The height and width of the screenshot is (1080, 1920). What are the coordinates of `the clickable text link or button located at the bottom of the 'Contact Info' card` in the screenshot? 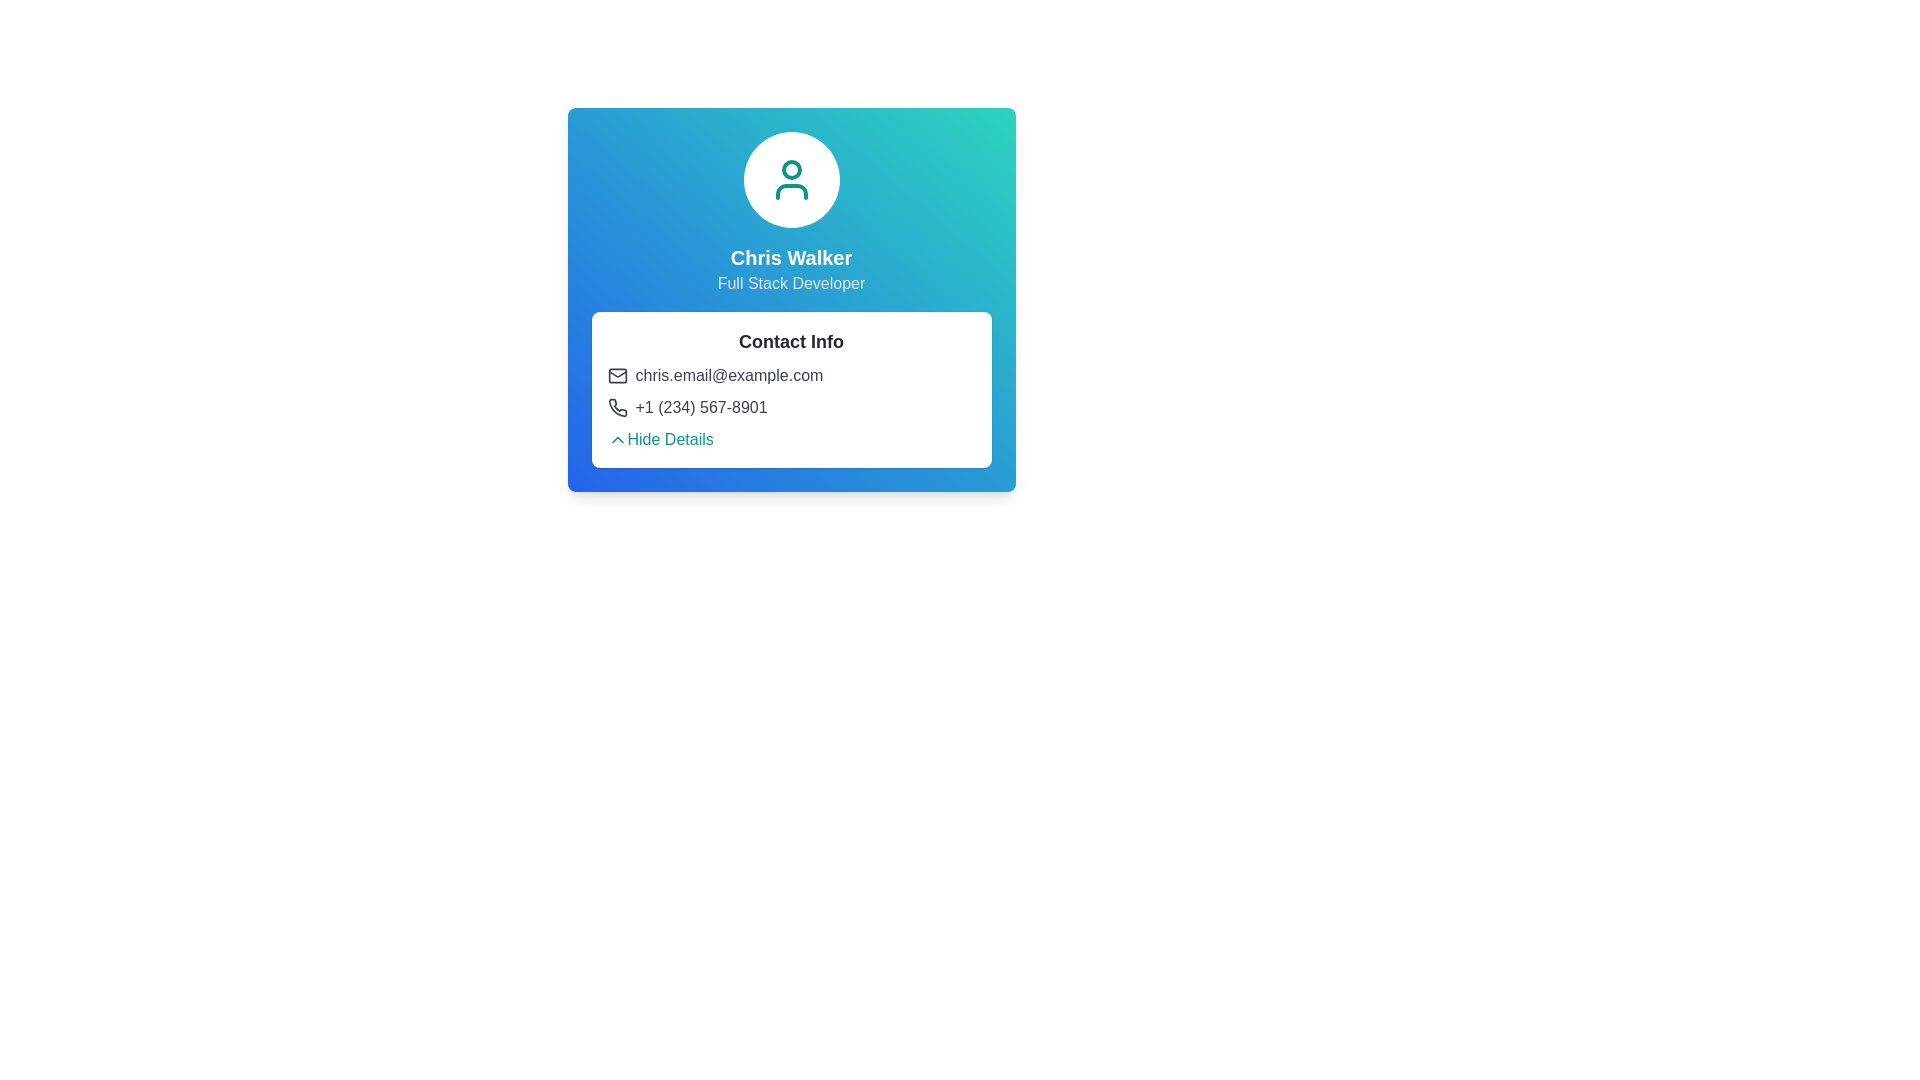 It's located at (660, 438).